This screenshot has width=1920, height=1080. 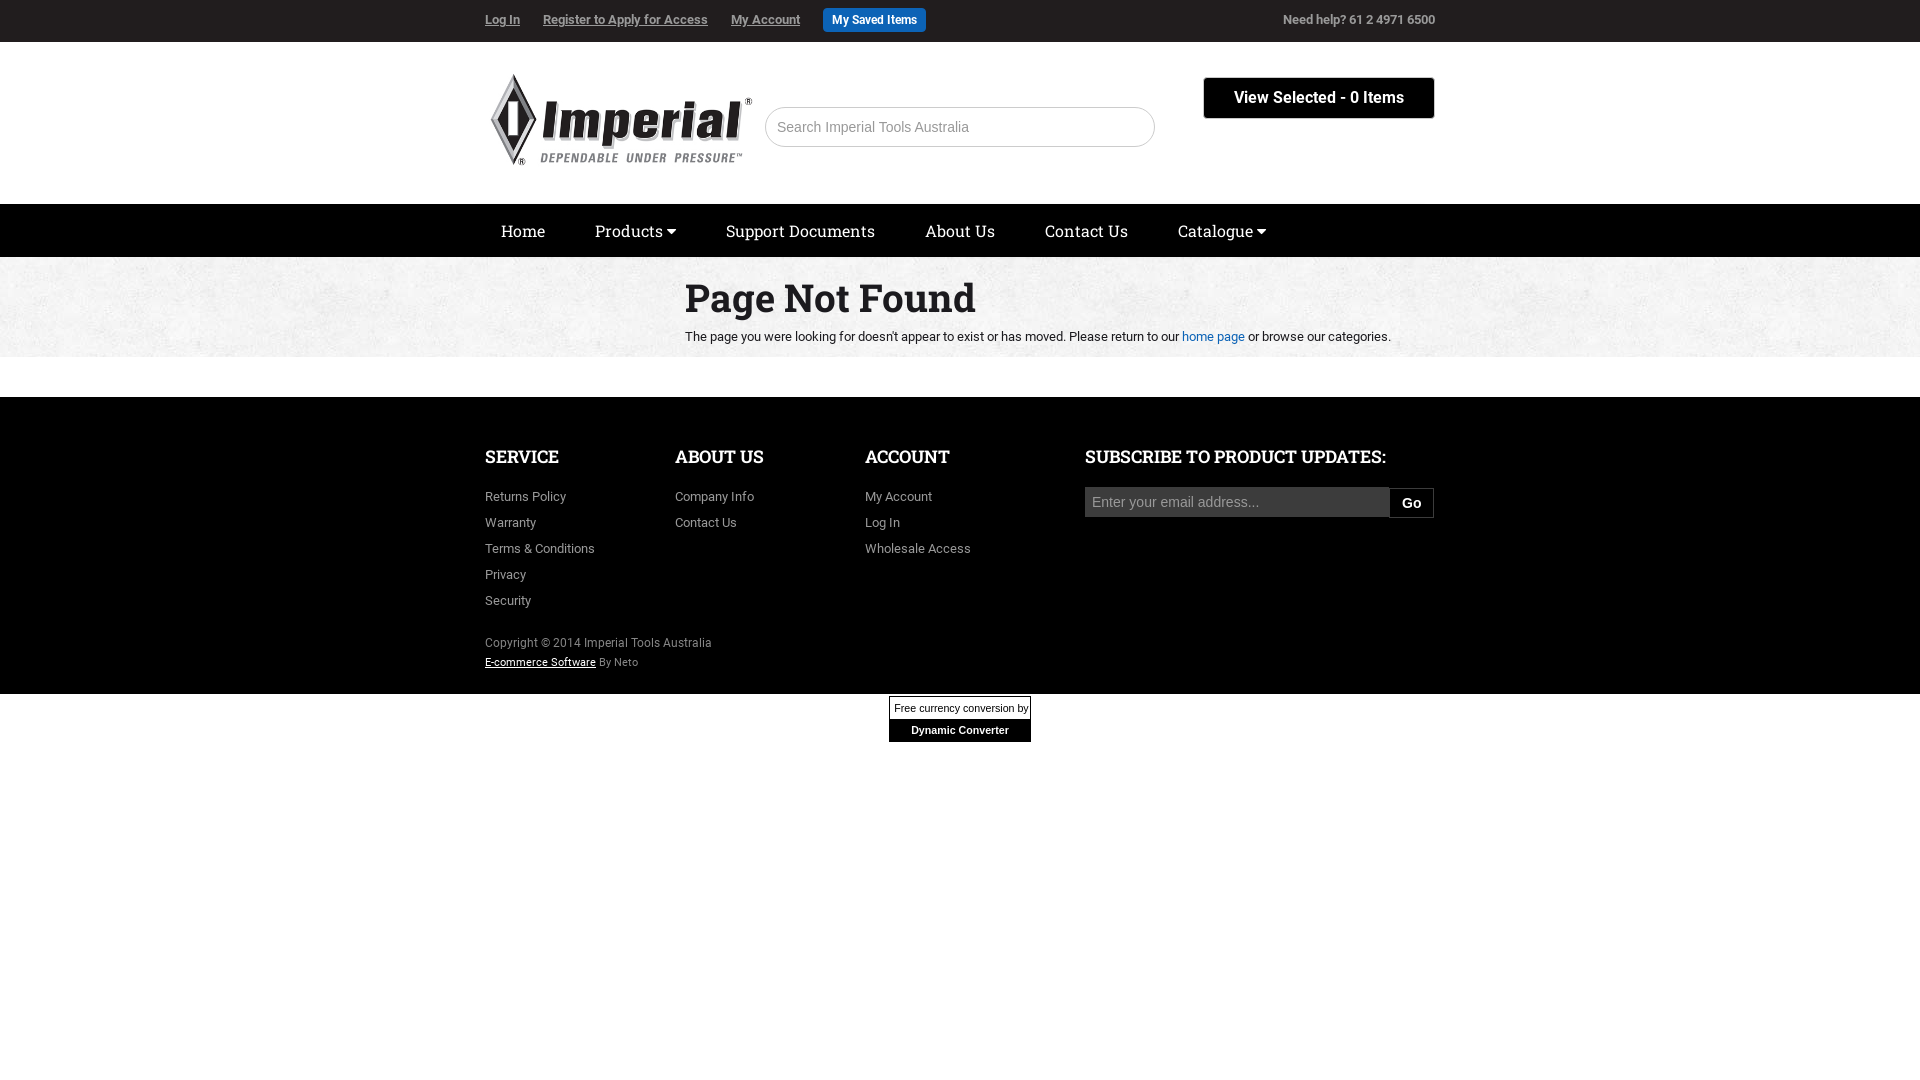 I want to click on 'Log In', so click(x=512, y=19).